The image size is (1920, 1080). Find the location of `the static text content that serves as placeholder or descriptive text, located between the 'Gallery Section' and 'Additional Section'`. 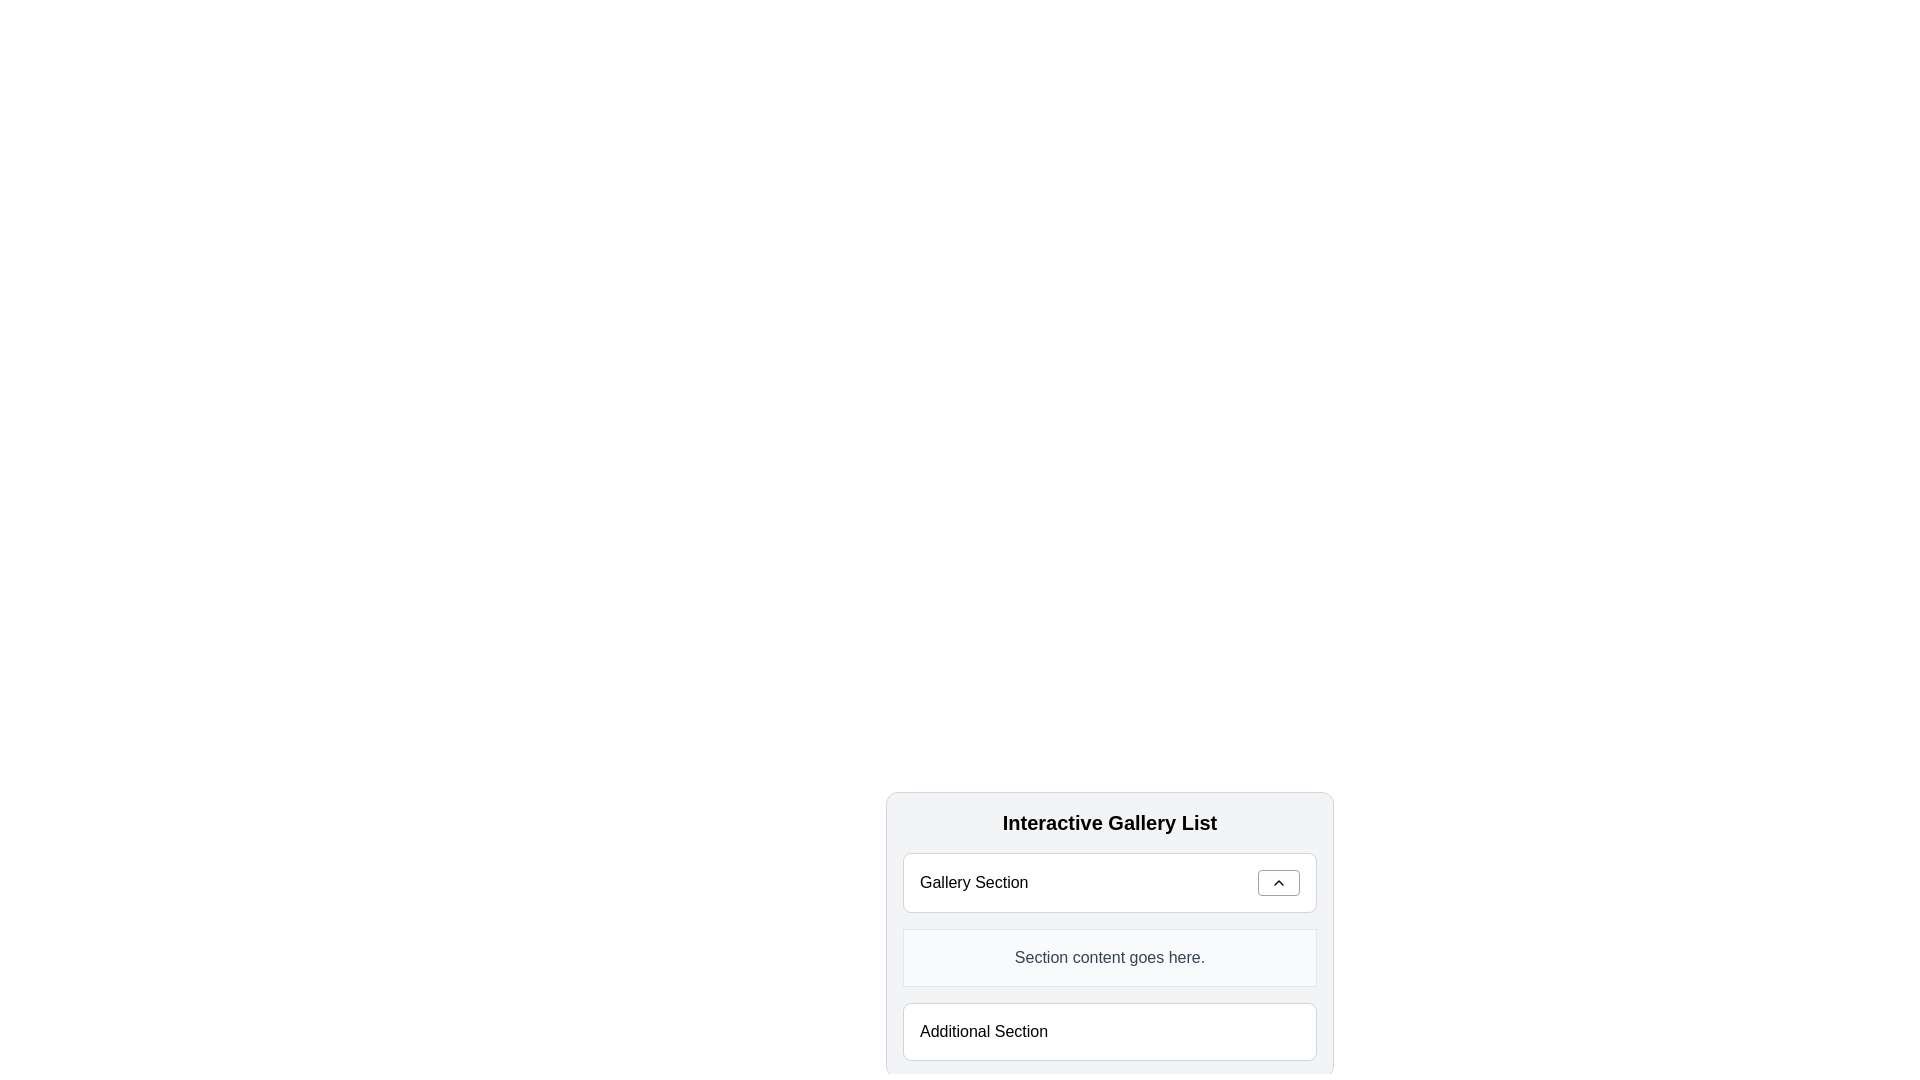

the static text content that serves as placeholder or descriptive text, located between the 'Gallery Section' and 'Additional Section' is located at coordinates (1108, 956).